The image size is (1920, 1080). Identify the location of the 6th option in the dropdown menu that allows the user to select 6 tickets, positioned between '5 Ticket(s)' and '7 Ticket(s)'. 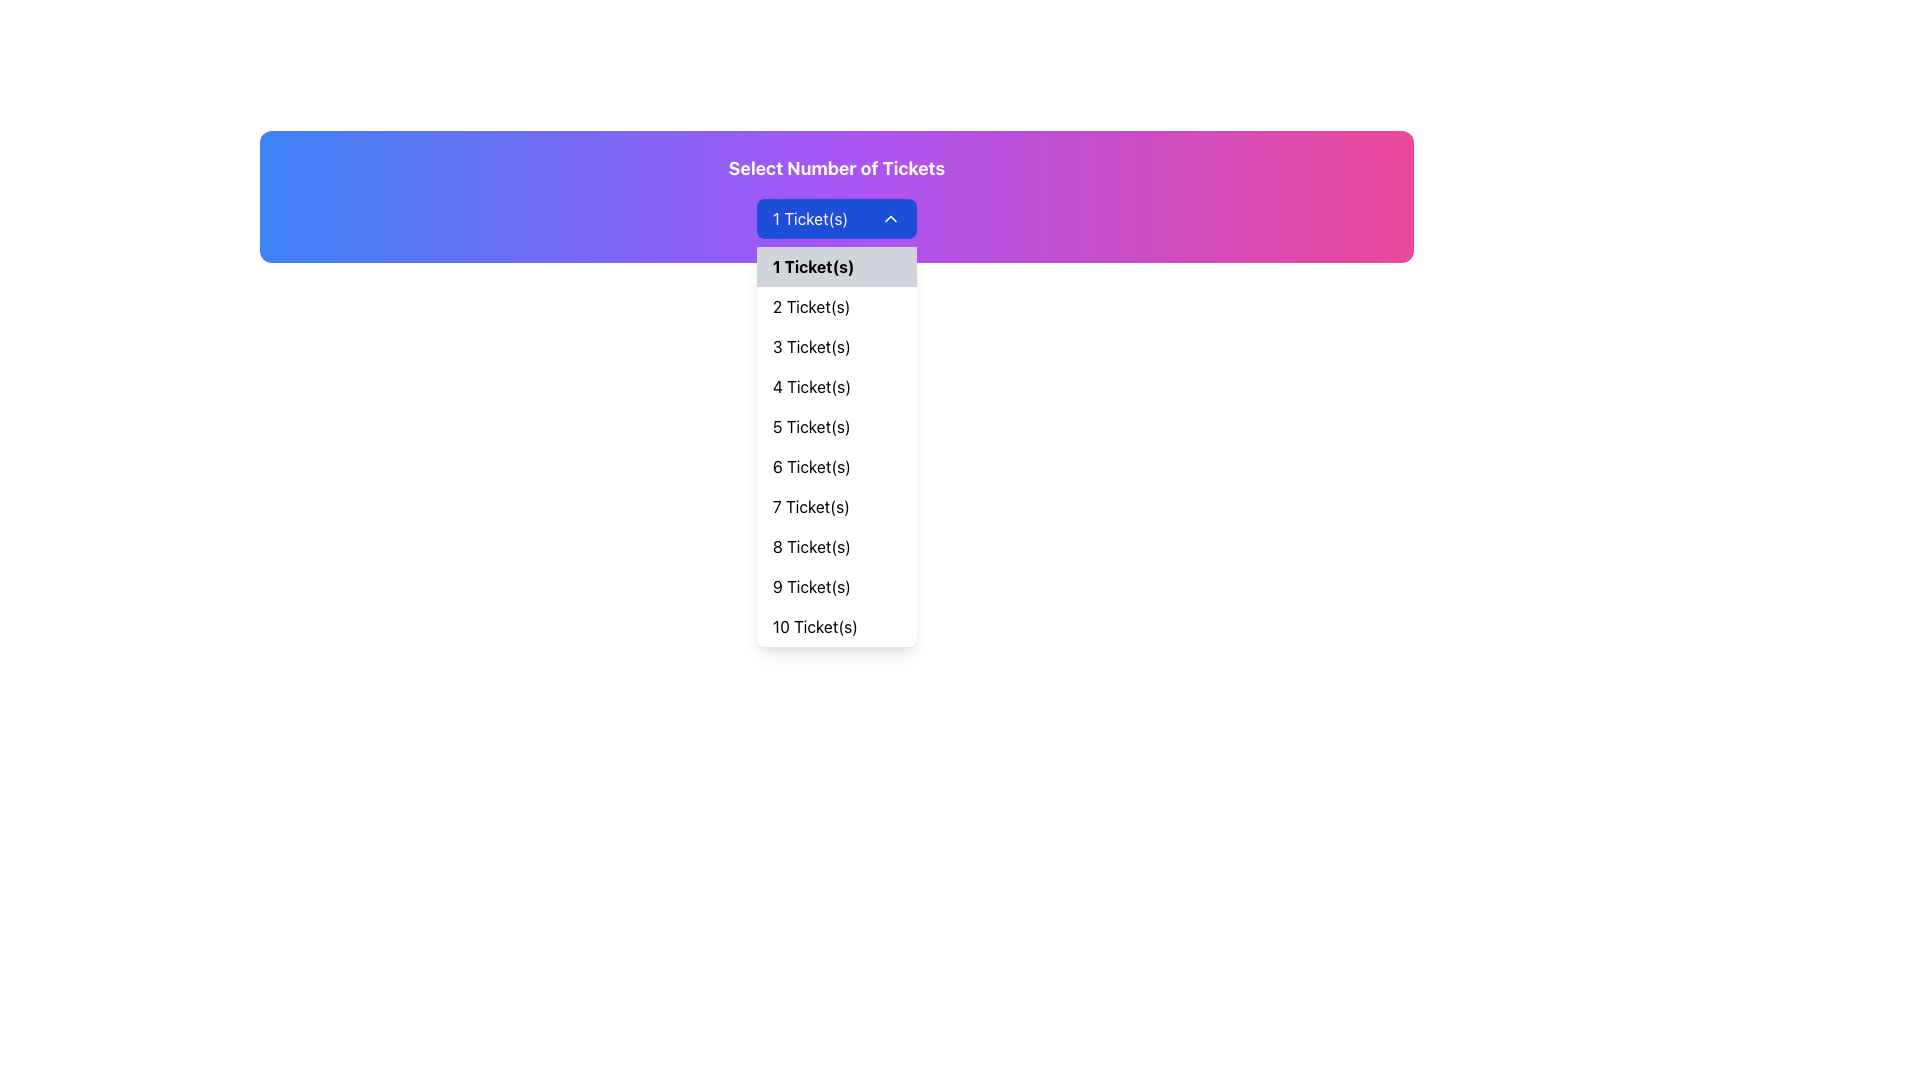
(836, 466).